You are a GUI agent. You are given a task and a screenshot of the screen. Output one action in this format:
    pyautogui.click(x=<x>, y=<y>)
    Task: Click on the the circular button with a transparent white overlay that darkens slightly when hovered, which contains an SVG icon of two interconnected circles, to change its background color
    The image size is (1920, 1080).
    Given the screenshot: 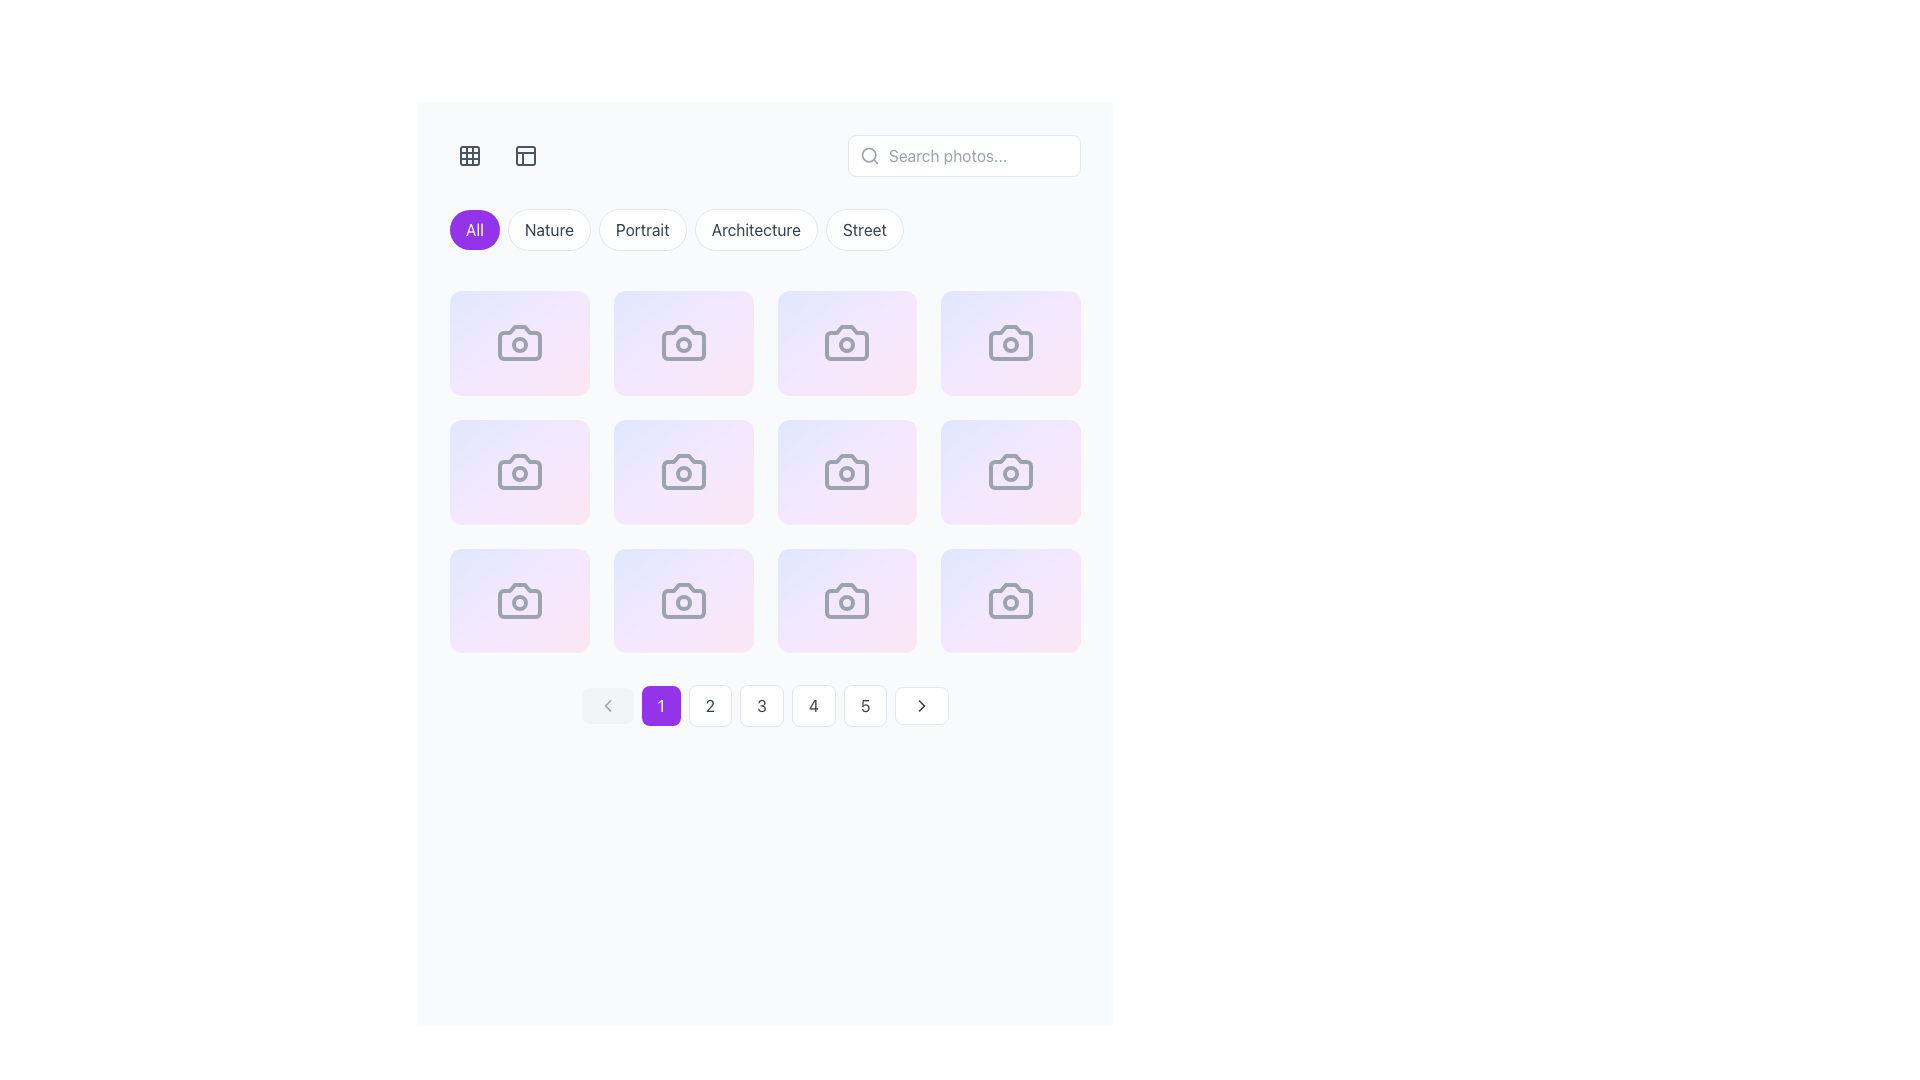 What is the action you would take?
    pyautogui.click(x=1020, y=362)
    